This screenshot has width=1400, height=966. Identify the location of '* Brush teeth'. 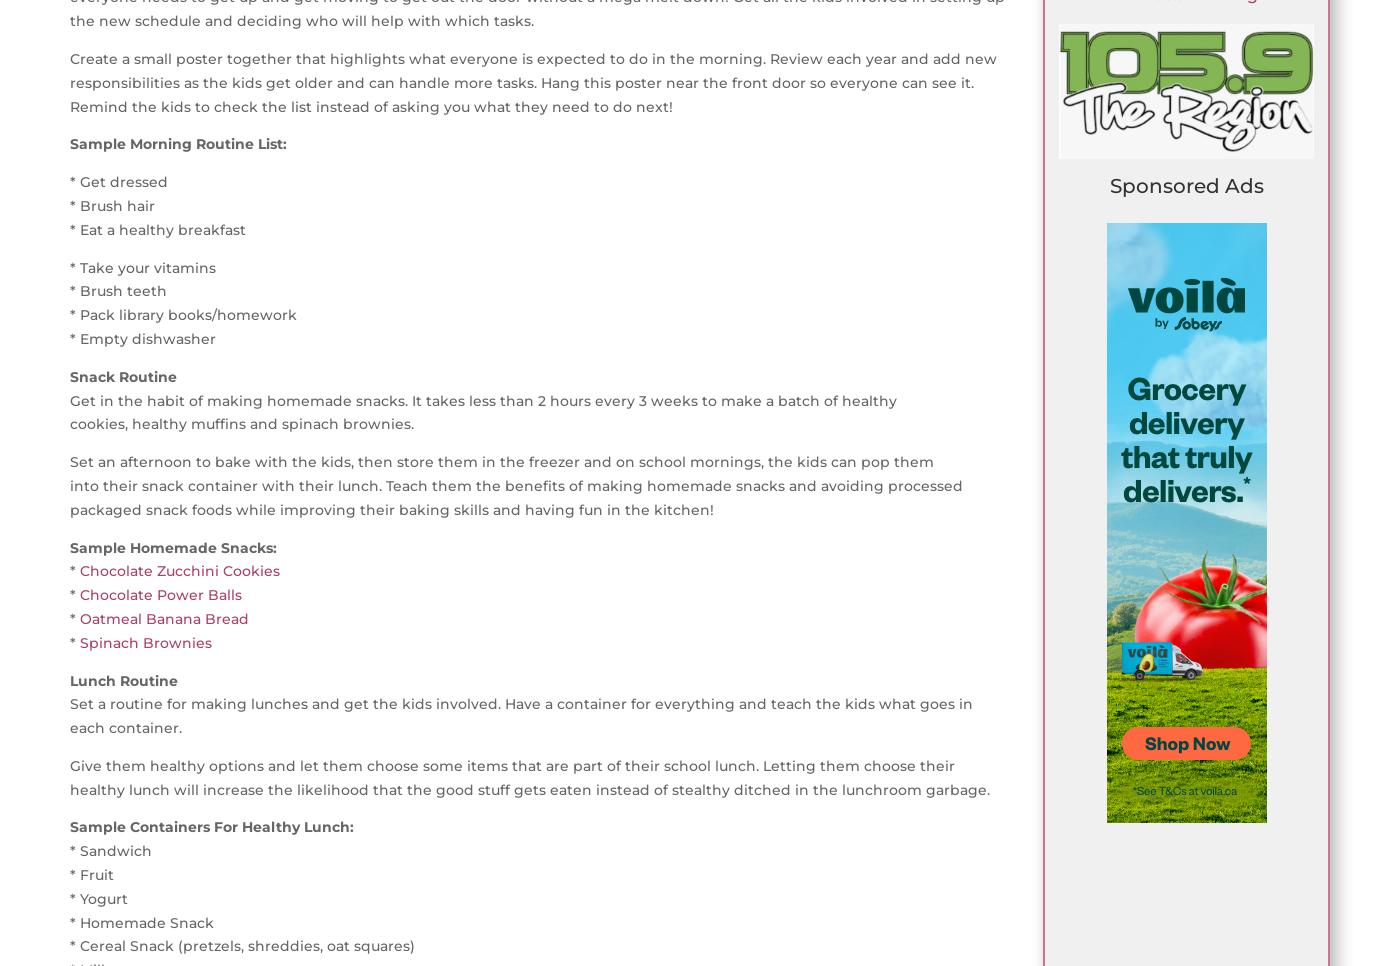
(118, 289).